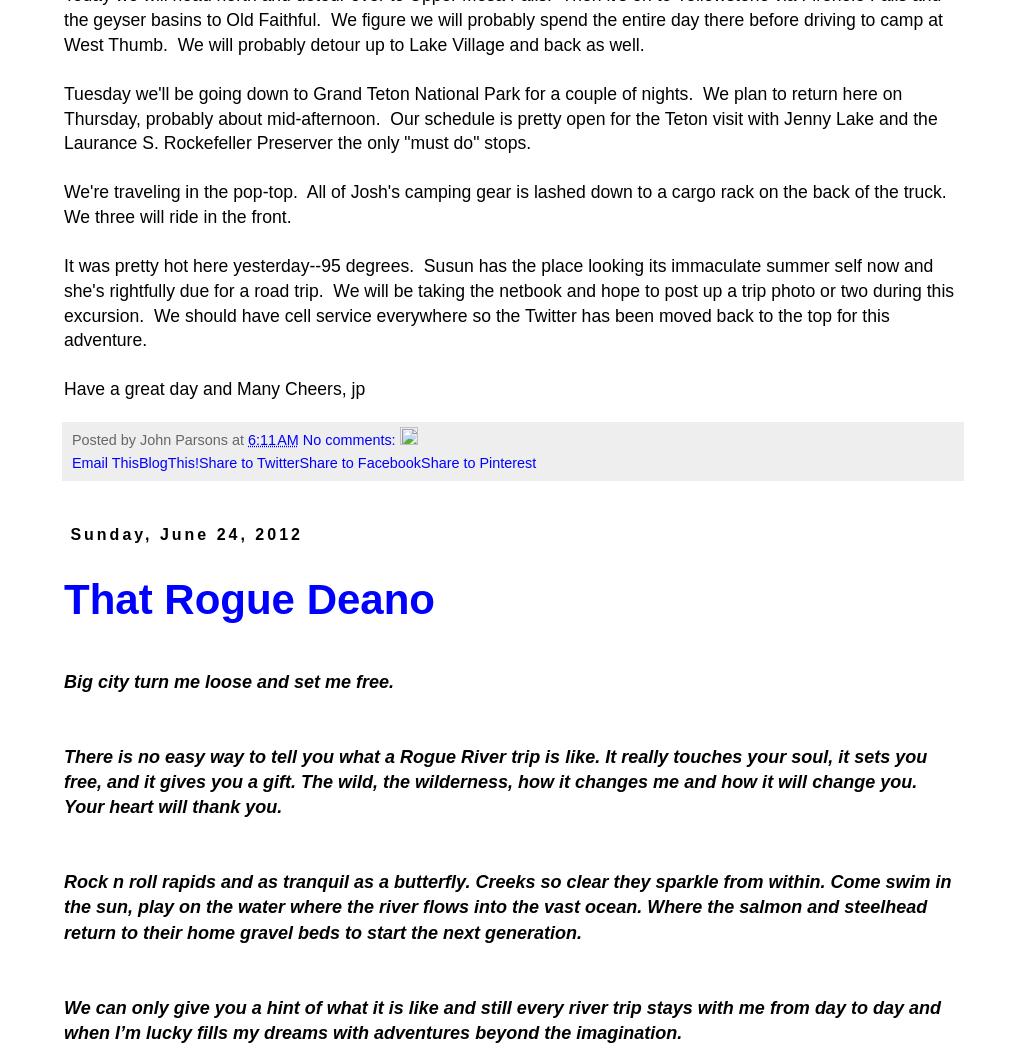  Describe the element at coordinates (478, 462) in the screenshot. I see `'Share to Pinterest'` at that location.